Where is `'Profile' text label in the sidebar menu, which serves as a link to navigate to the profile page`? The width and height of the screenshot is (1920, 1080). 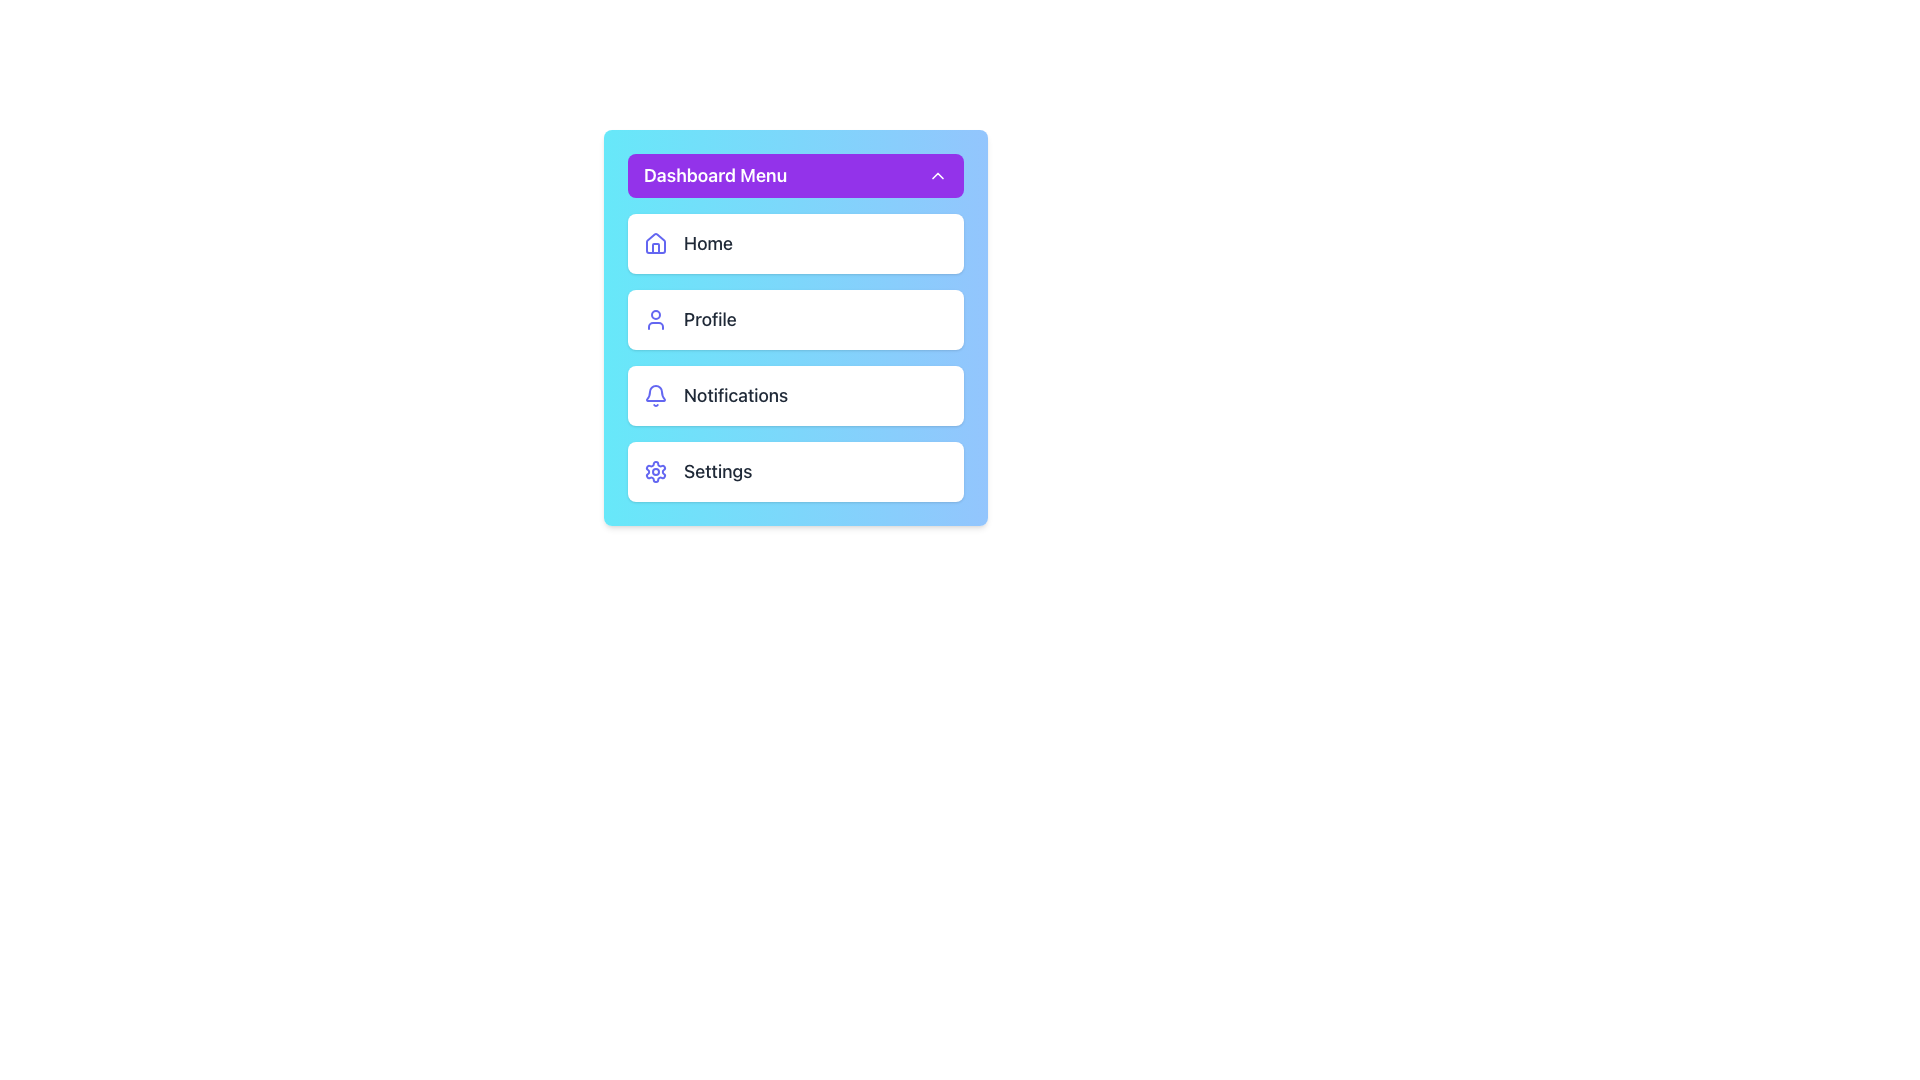
'Profile' text label in the sidebar menu, which serves as a link to navigate to the profile page is located at coordinates (710, 319).